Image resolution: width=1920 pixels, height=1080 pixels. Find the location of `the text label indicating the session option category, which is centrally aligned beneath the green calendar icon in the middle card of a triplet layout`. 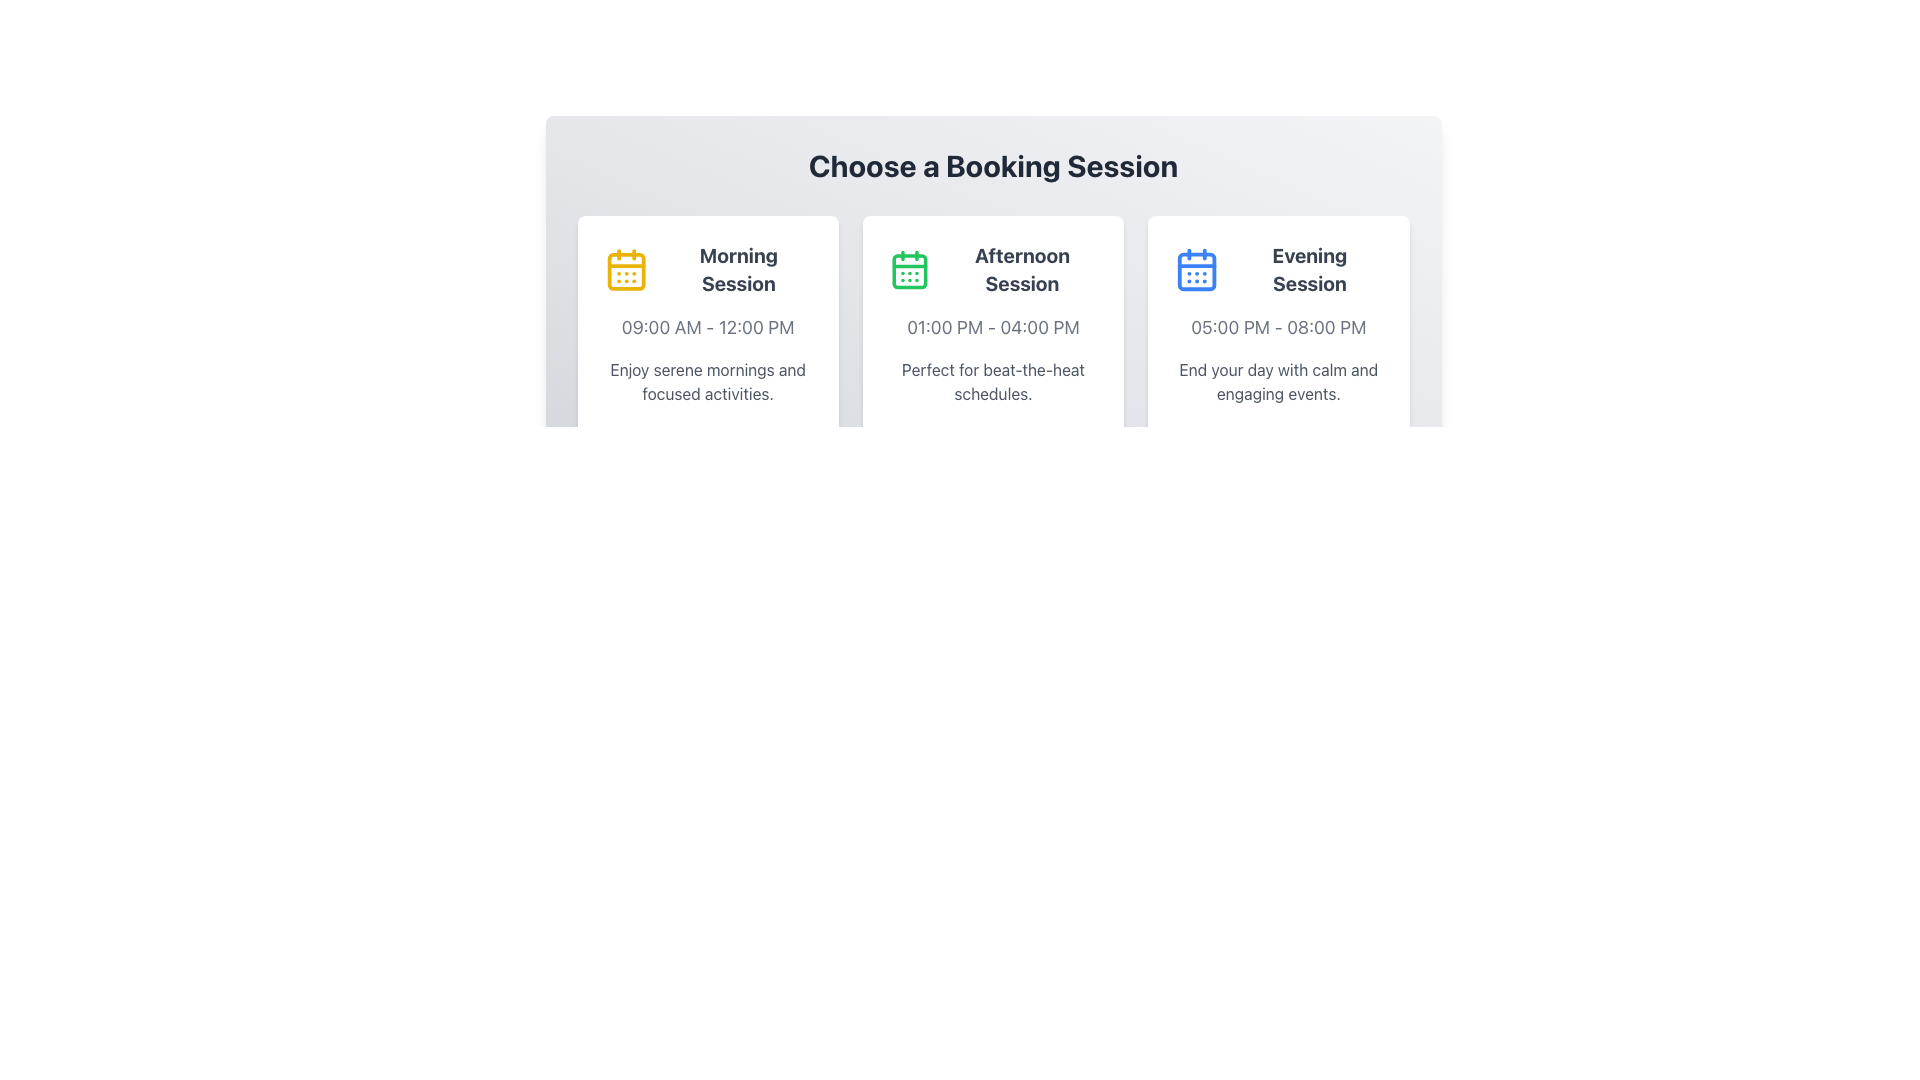

the text label indicating the session option category, which is centrally aligned beneath the green calendar icon in the middle card of a triplet layout is located at coordinates (1022, 270).